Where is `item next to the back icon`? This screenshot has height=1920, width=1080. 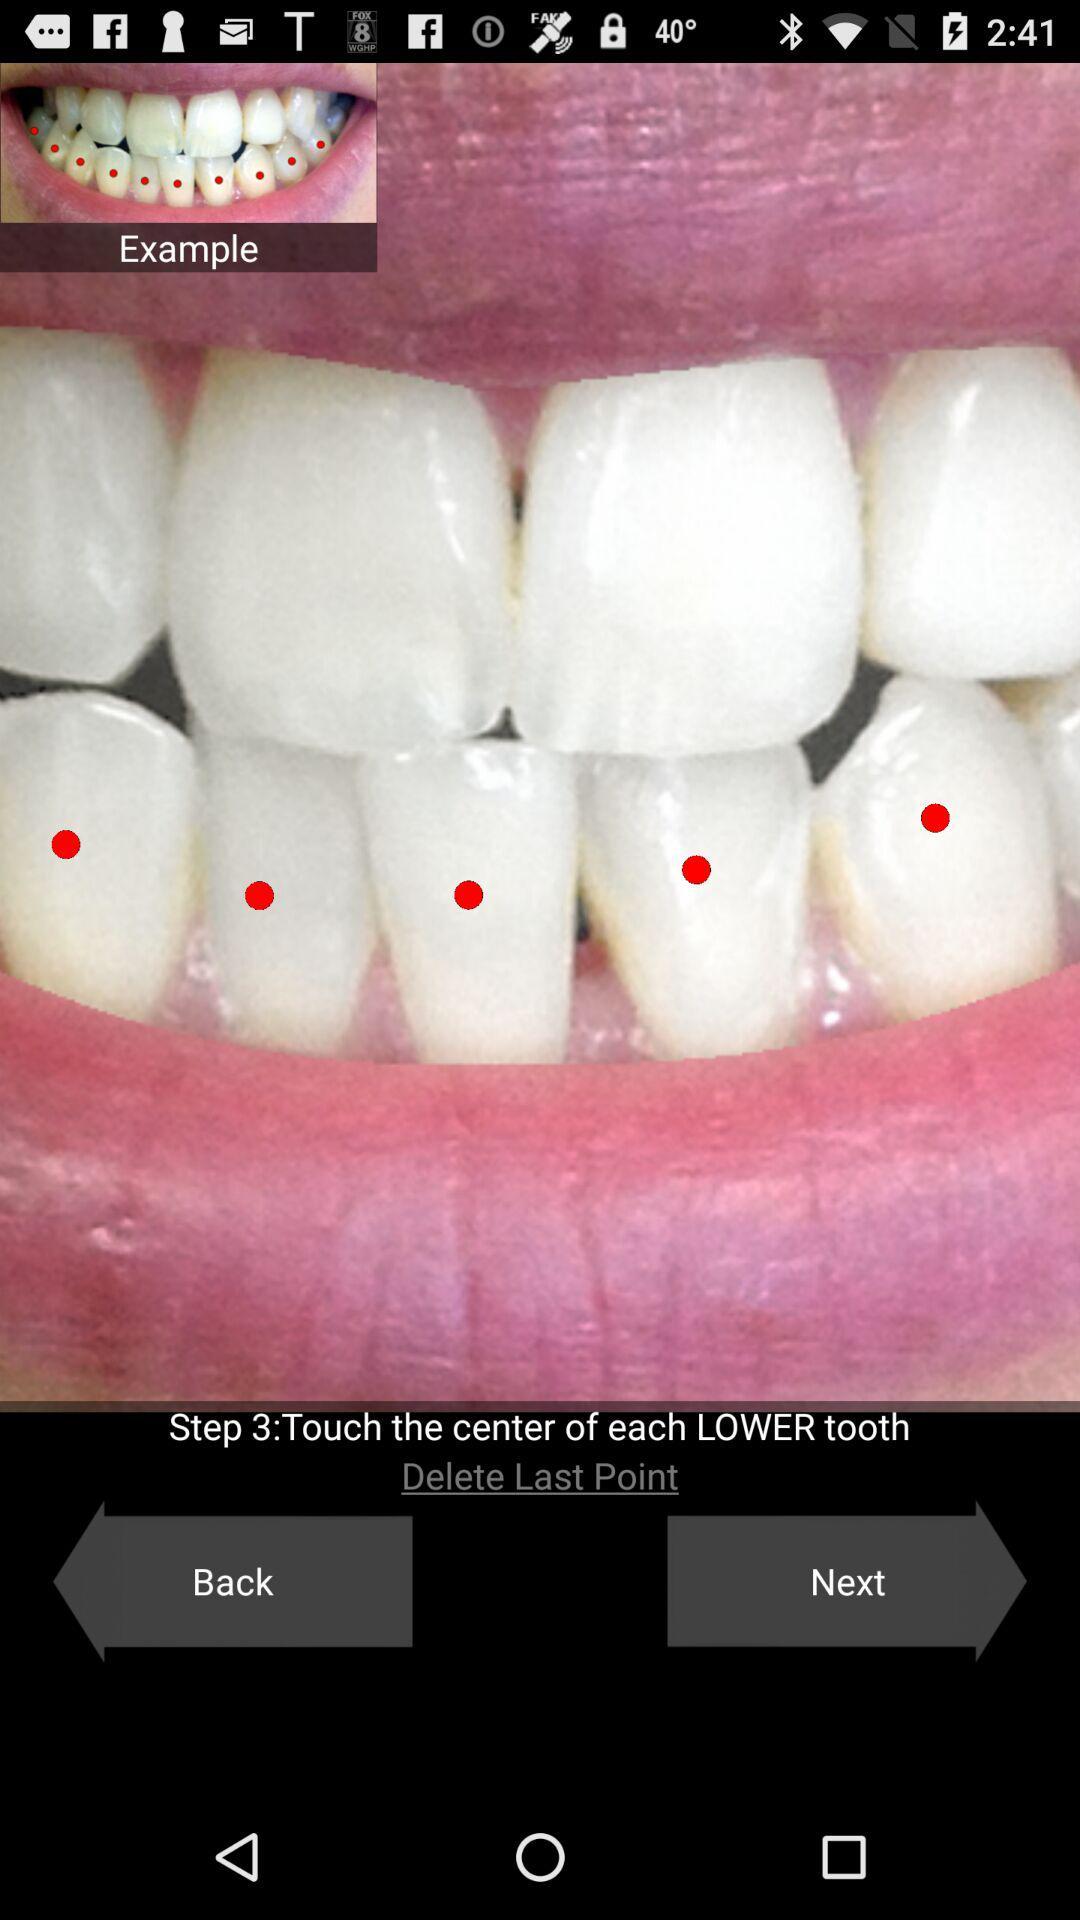
item next to the back icon is located at coordinates (847, 1580).